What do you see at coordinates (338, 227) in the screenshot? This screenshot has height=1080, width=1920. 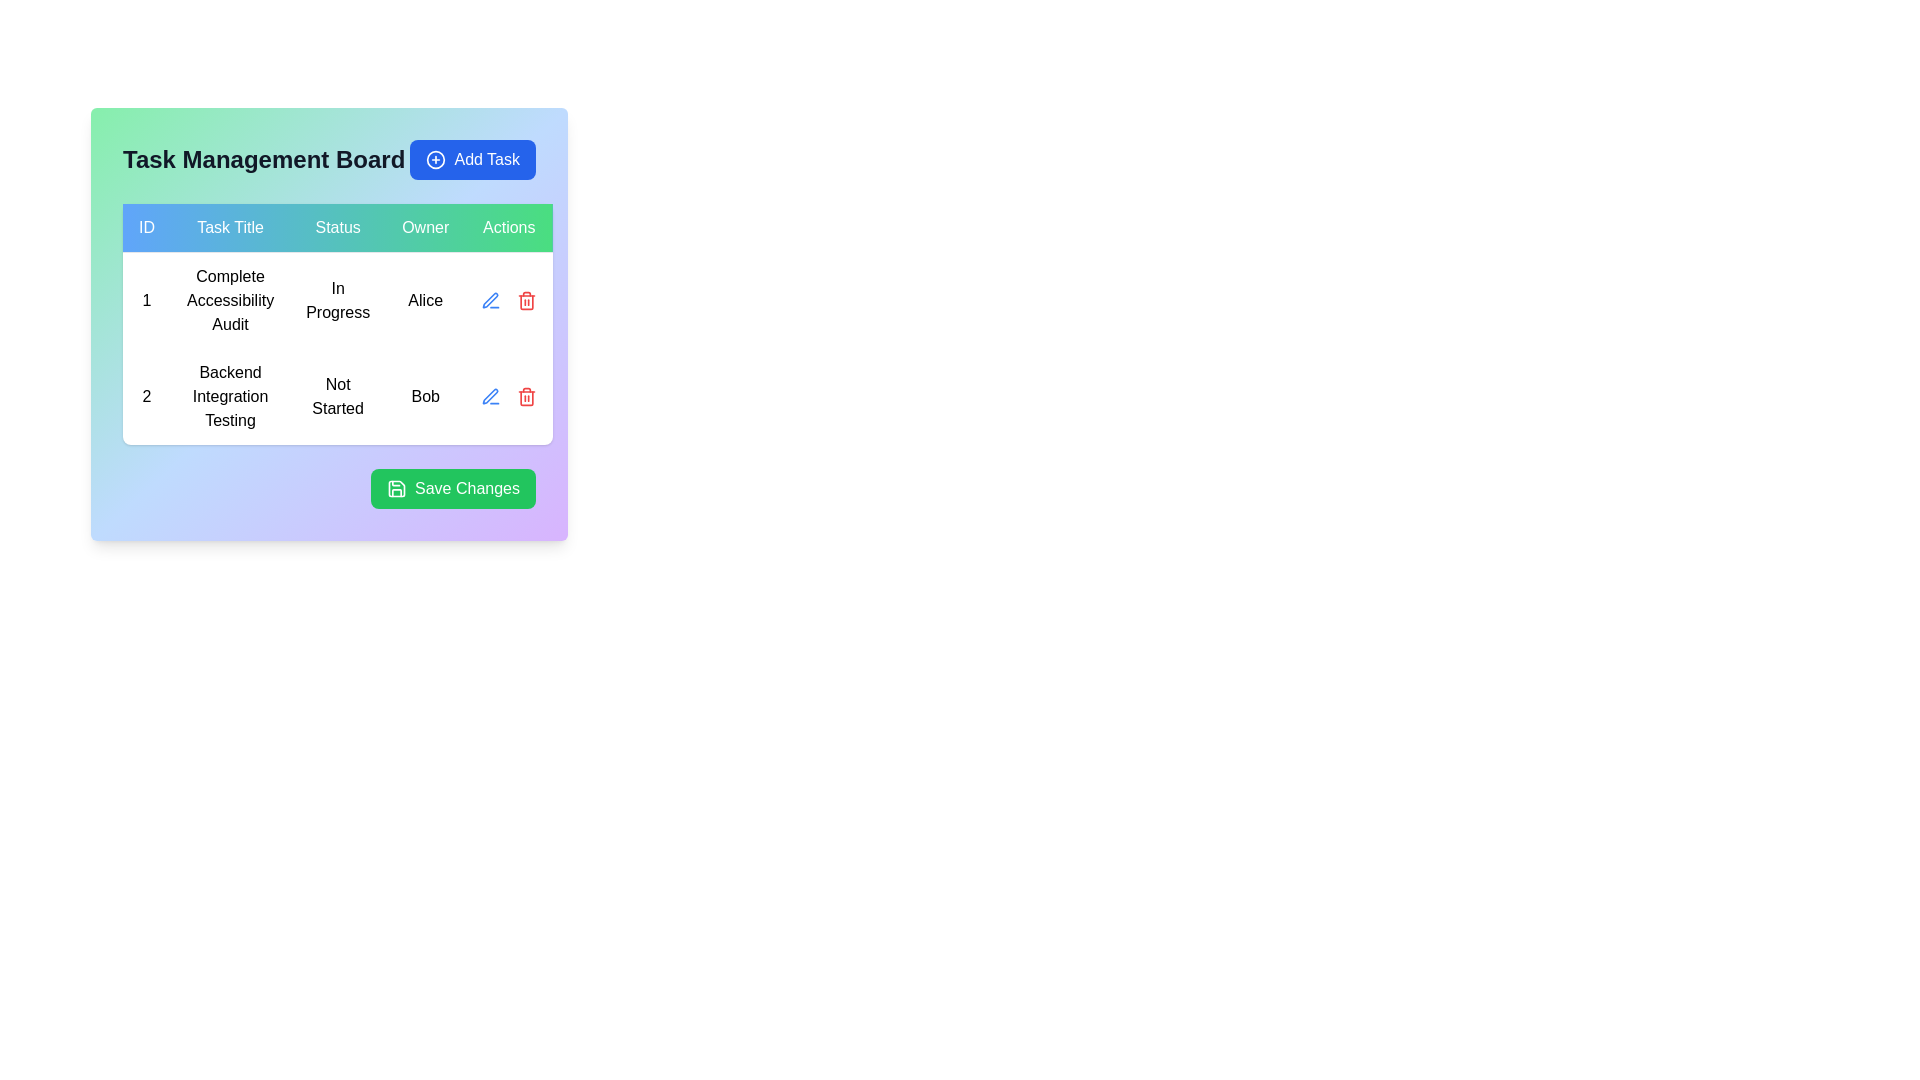 I see `column labels from the header row of the Task Management Board, which includes ID numbers, task titles, task statuses, owners, and available actions` at bounding box center [338, 227].